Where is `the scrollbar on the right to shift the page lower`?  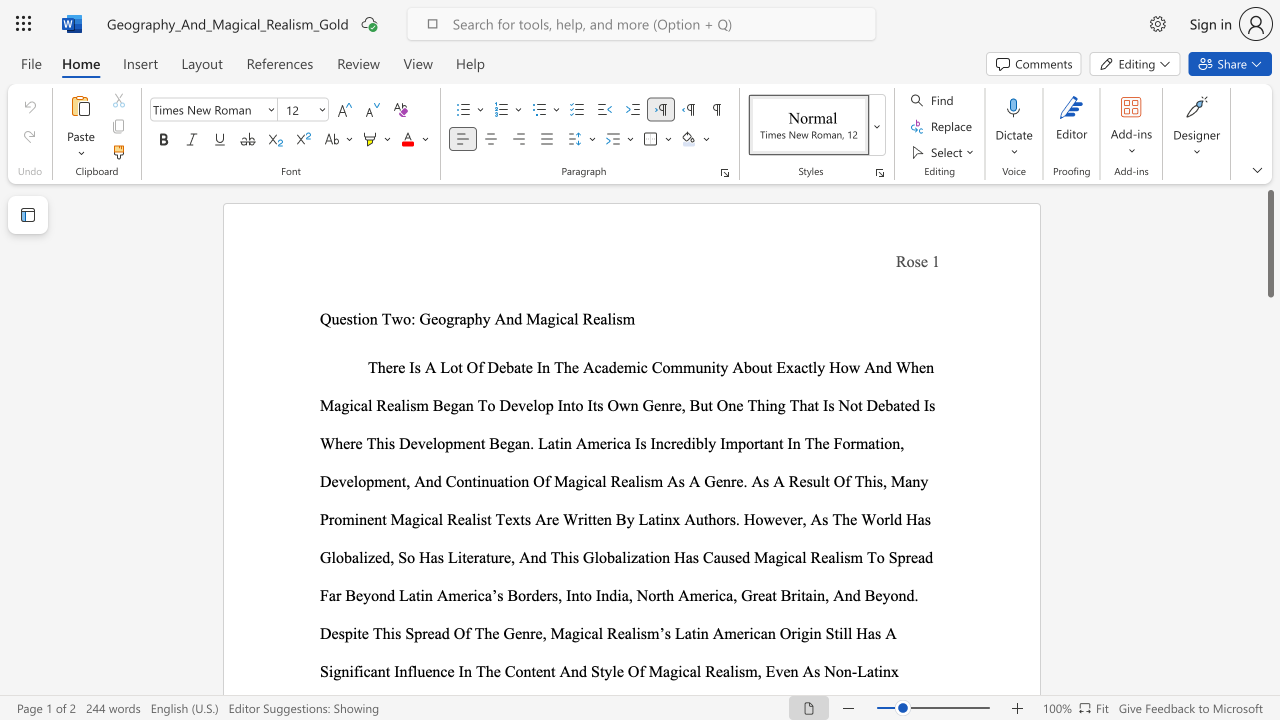 the scrollbar on the right to shift the page lower is located at coordinates (1269, 688).